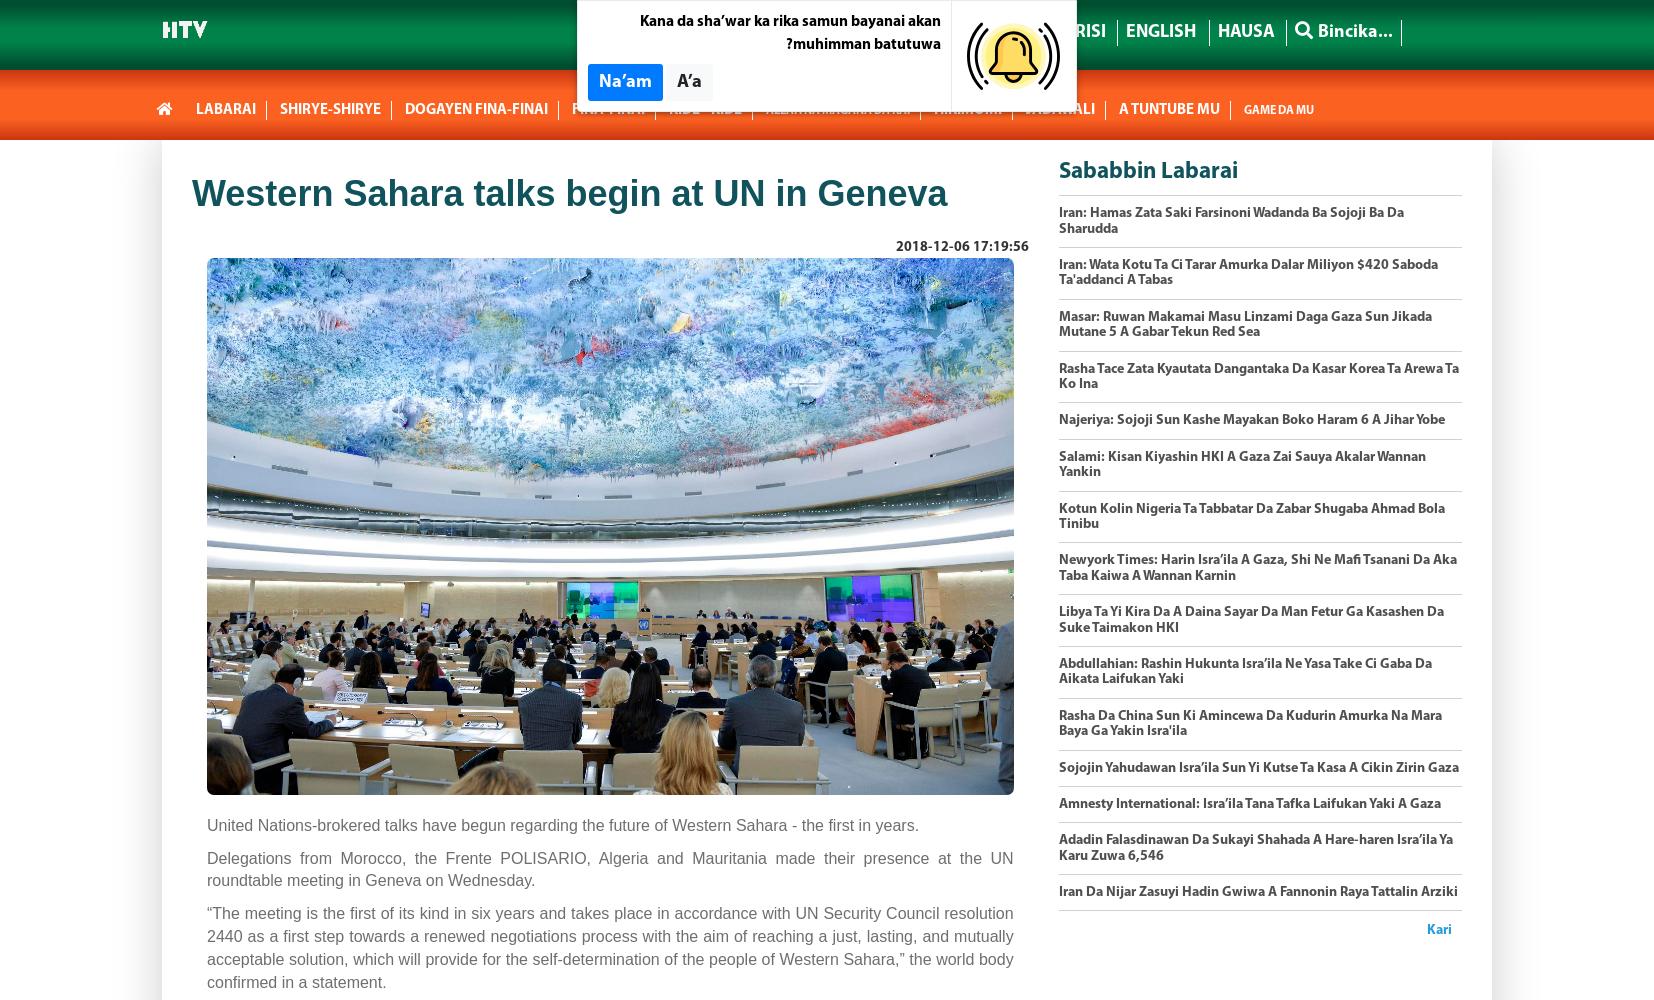 This screenshot has height=1000, width=1654. I want to click on '​Sojojin Yahudawan Isra’ila Sun Yi Kutse Ta Kasa A Cikin Zirin Gaza', so click(1258, 767).